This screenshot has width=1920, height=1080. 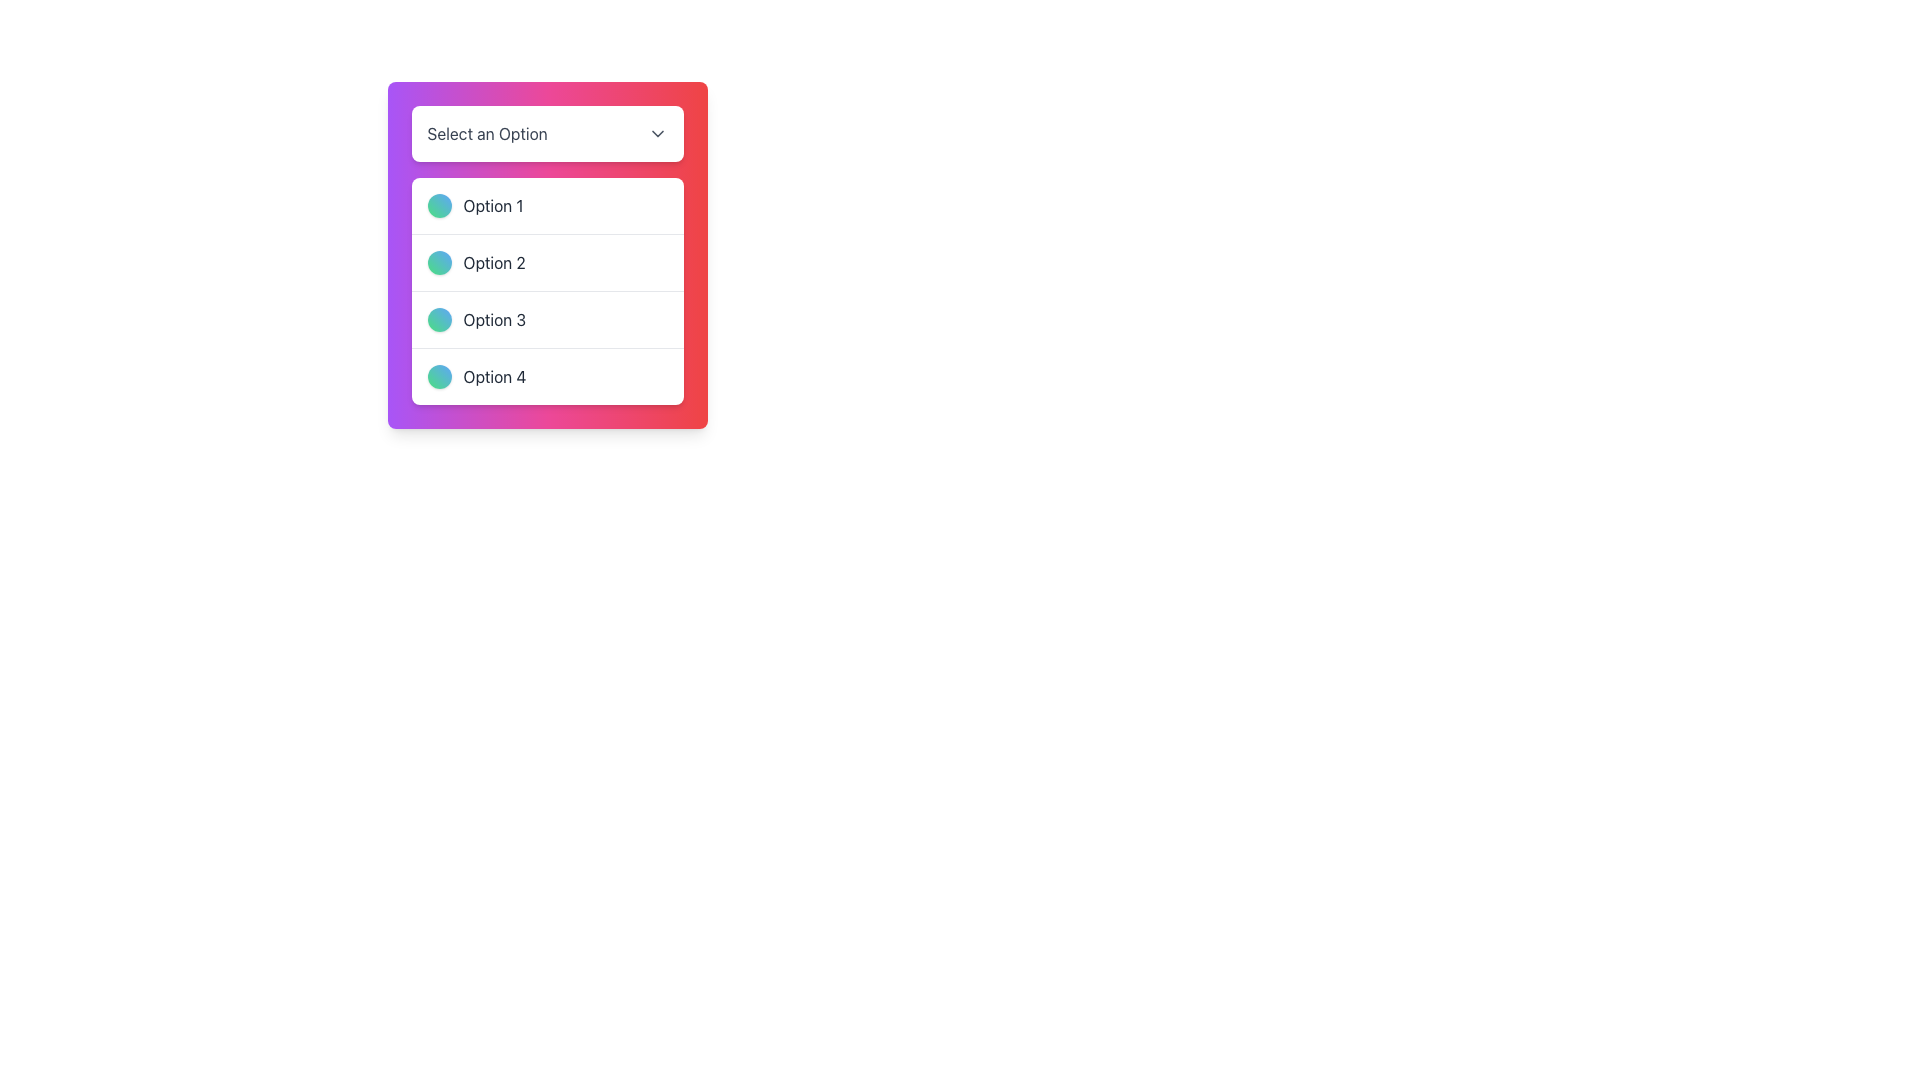 What do you see at coordinates (438, 377) in the screenshot?
I see `the Indicator Circle that visually identifies the 'Option 4' list item in the dropdown menu` at bounding box center [438, 377].